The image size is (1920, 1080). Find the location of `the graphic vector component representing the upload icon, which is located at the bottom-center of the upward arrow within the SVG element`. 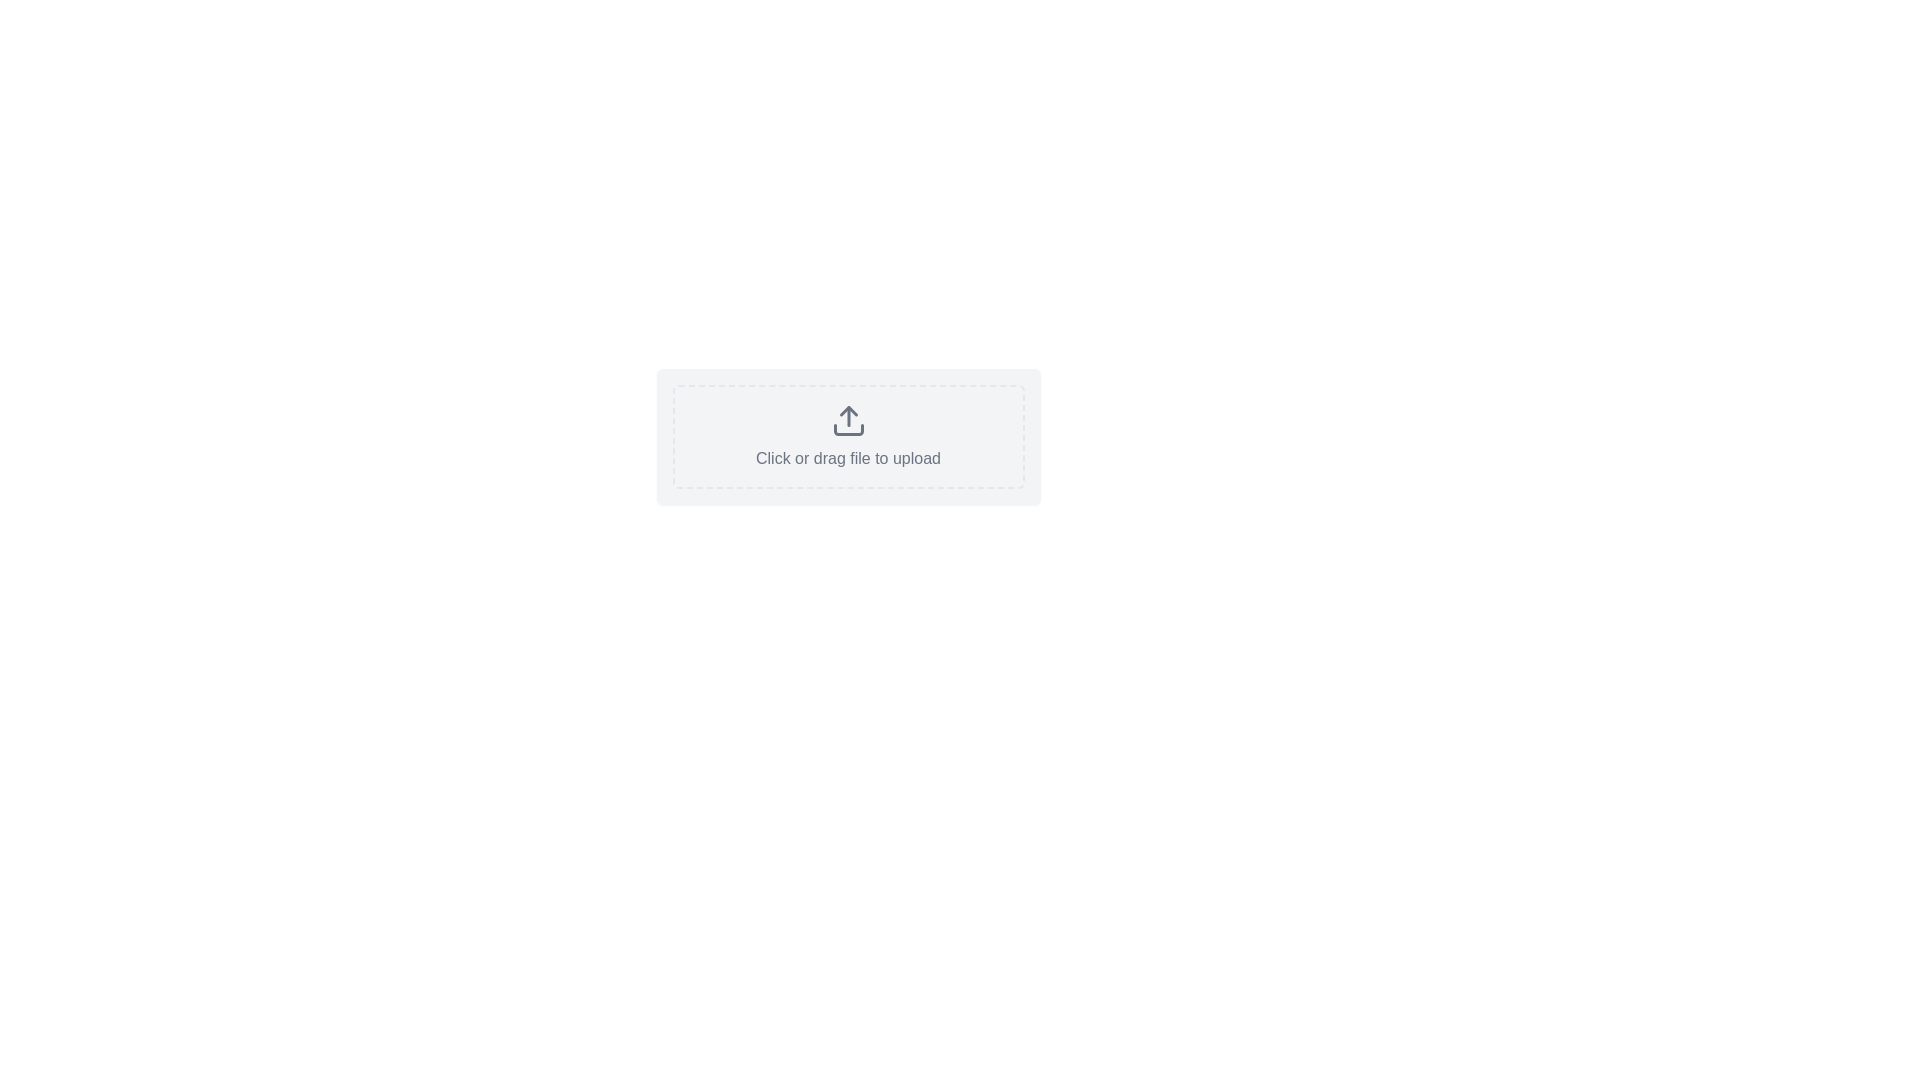

the graphic vector component representing the upload icon, which is located at the bottom-center of the upward arrow within the SVG element is located at coordinates (848, 428).